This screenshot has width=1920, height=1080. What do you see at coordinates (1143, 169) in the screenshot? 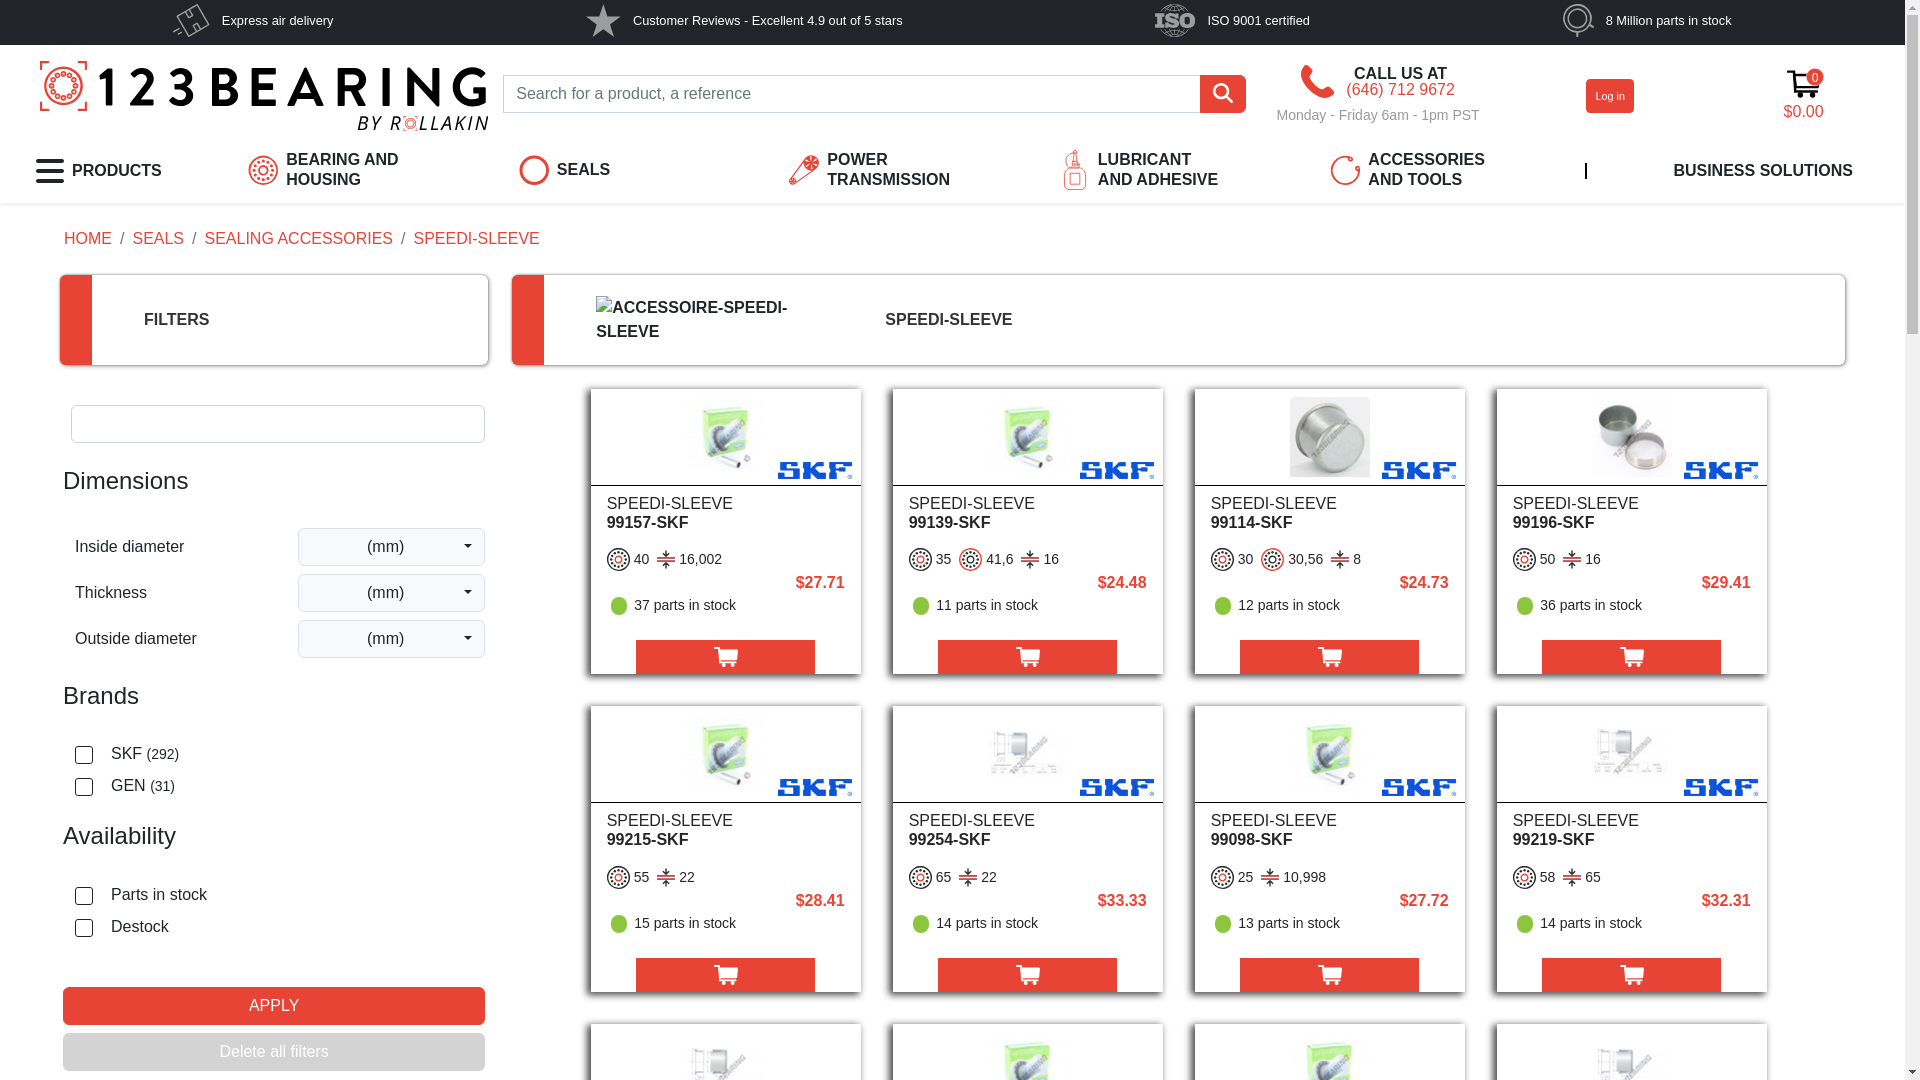
I see `'LUBRICANT AND ADHESIVE'` at bounding box center [1143, 169].